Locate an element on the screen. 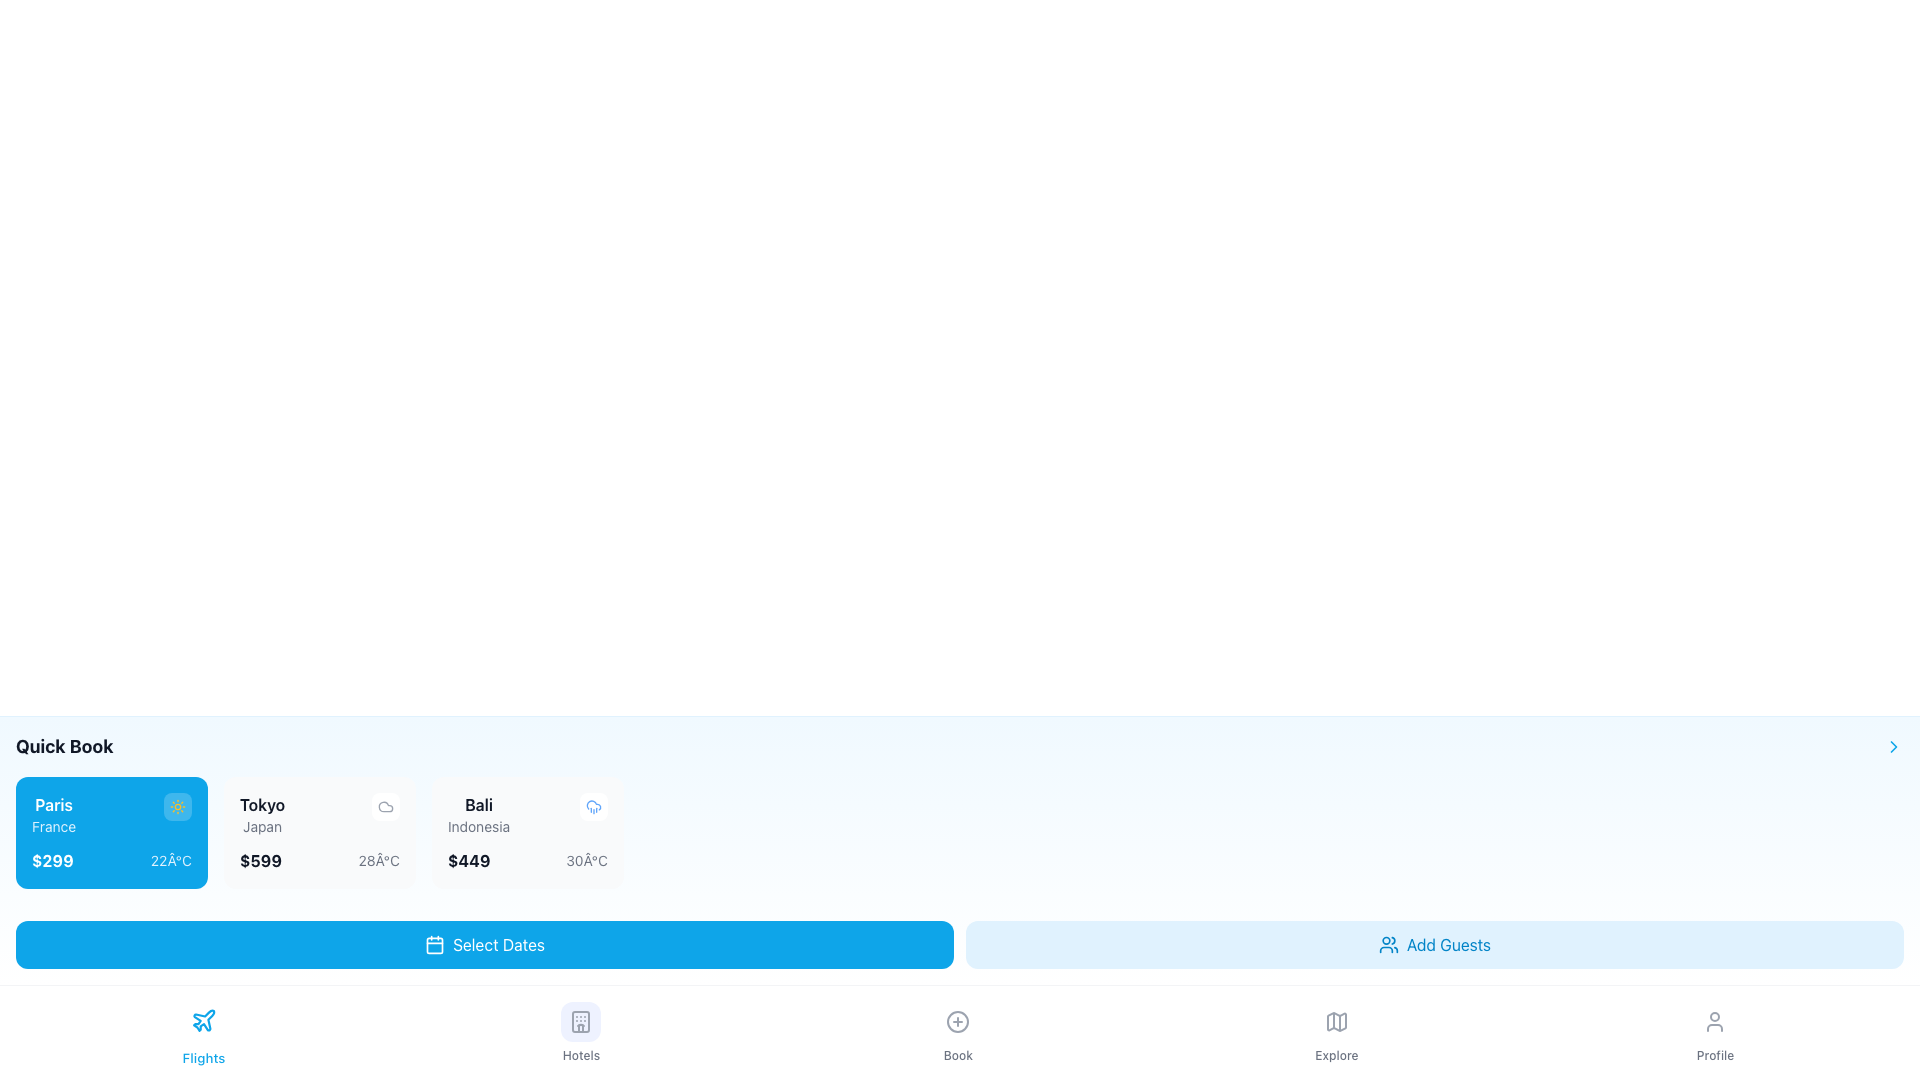 This screenshot has width=1920, height=1080. the weather icon representing the 'Tokyo' destination located at the top-right corner of the 'Tokyo' section within the 'Quick Book' area is located at coordinates (385, 805).